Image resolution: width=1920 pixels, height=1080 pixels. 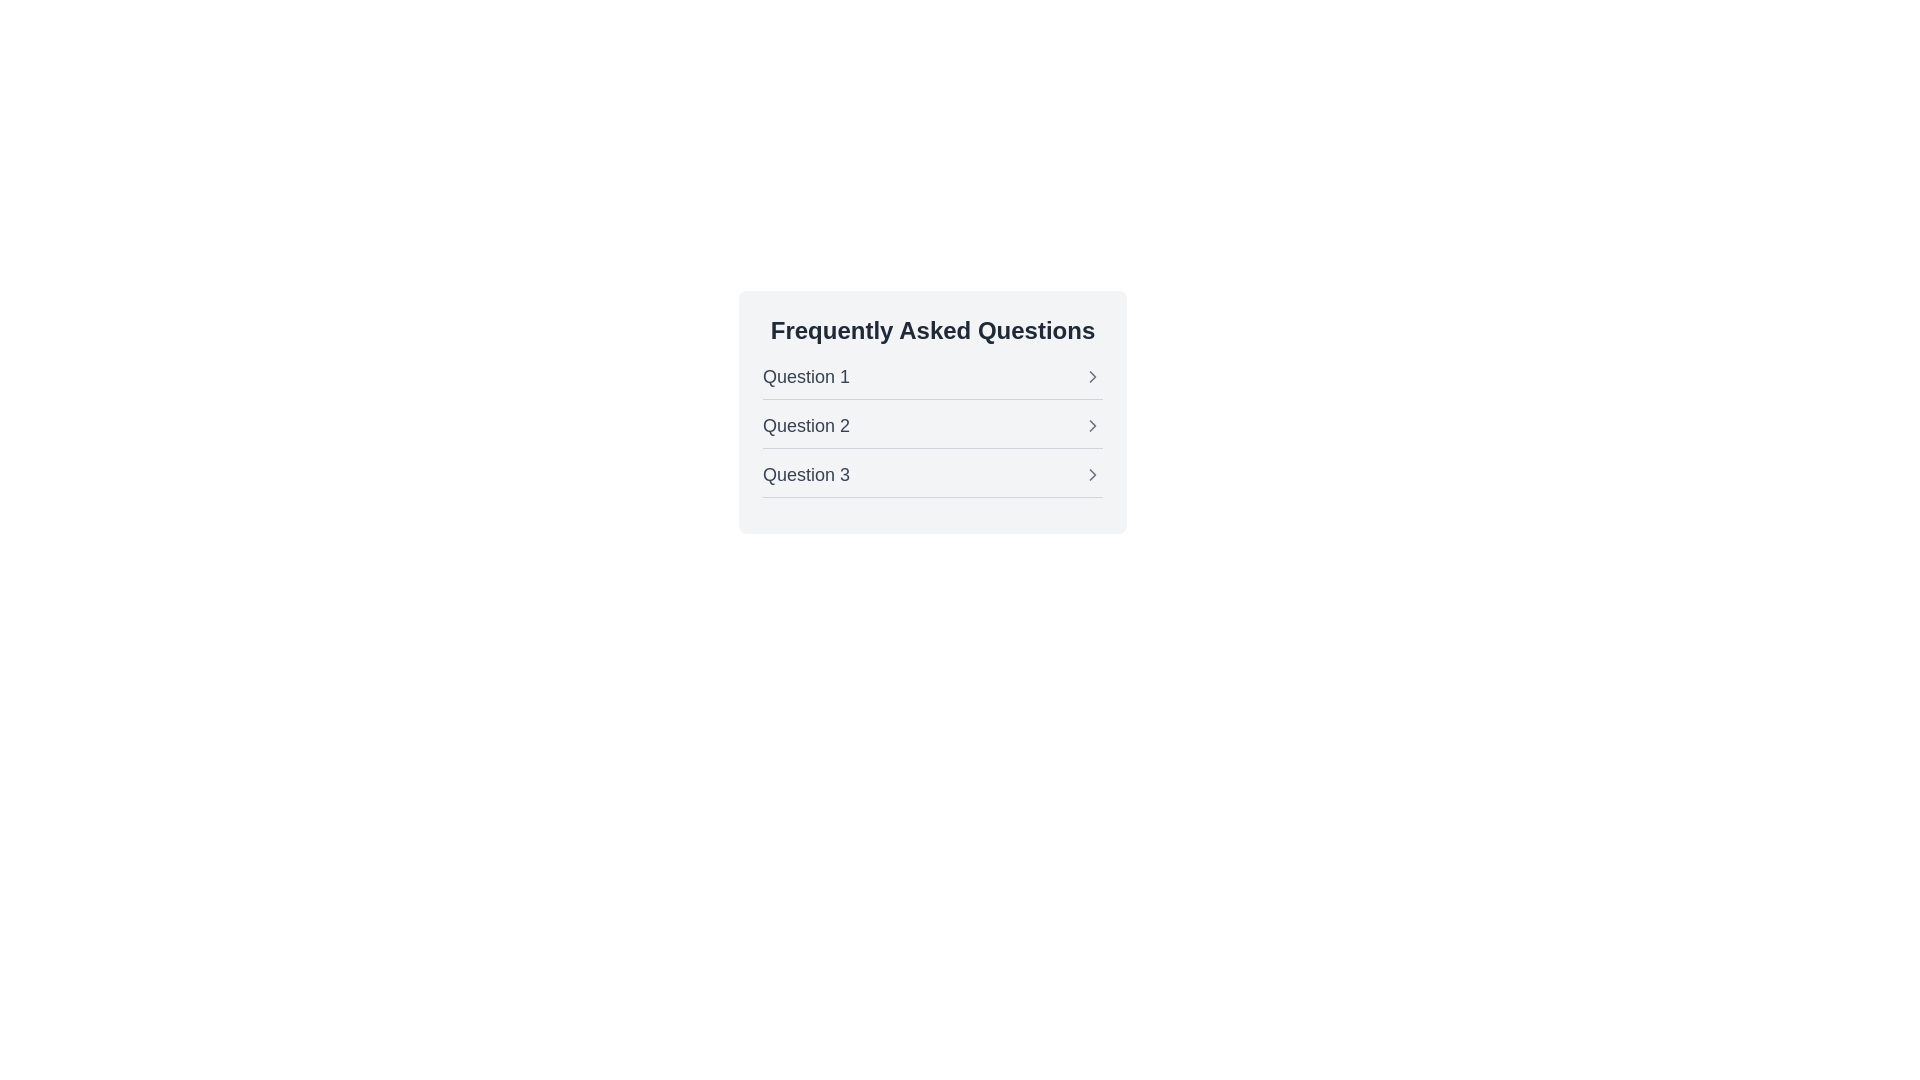 I want to click on the text label 'Question 1', so click(x=806, y=377).